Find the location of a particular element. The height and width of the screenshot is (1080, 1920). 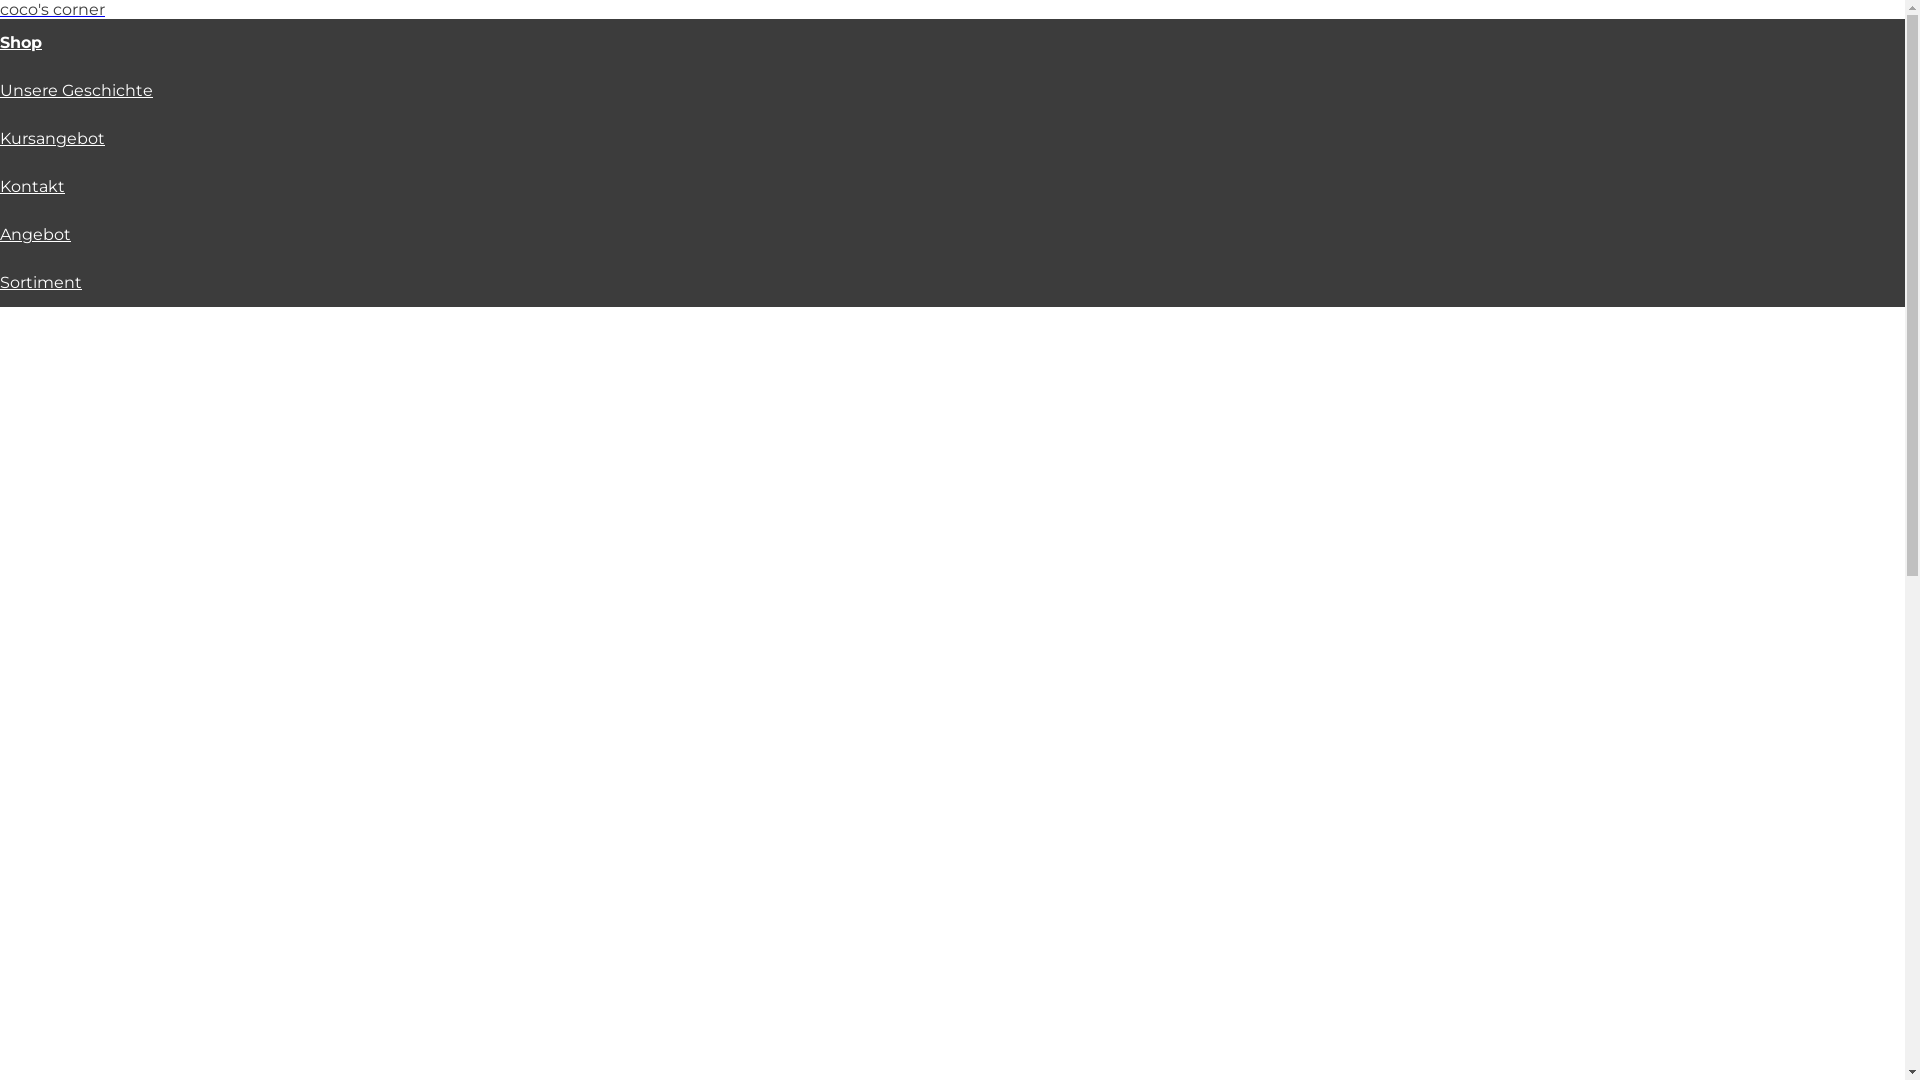

'Angebot' is located at coordinates (35, 233).